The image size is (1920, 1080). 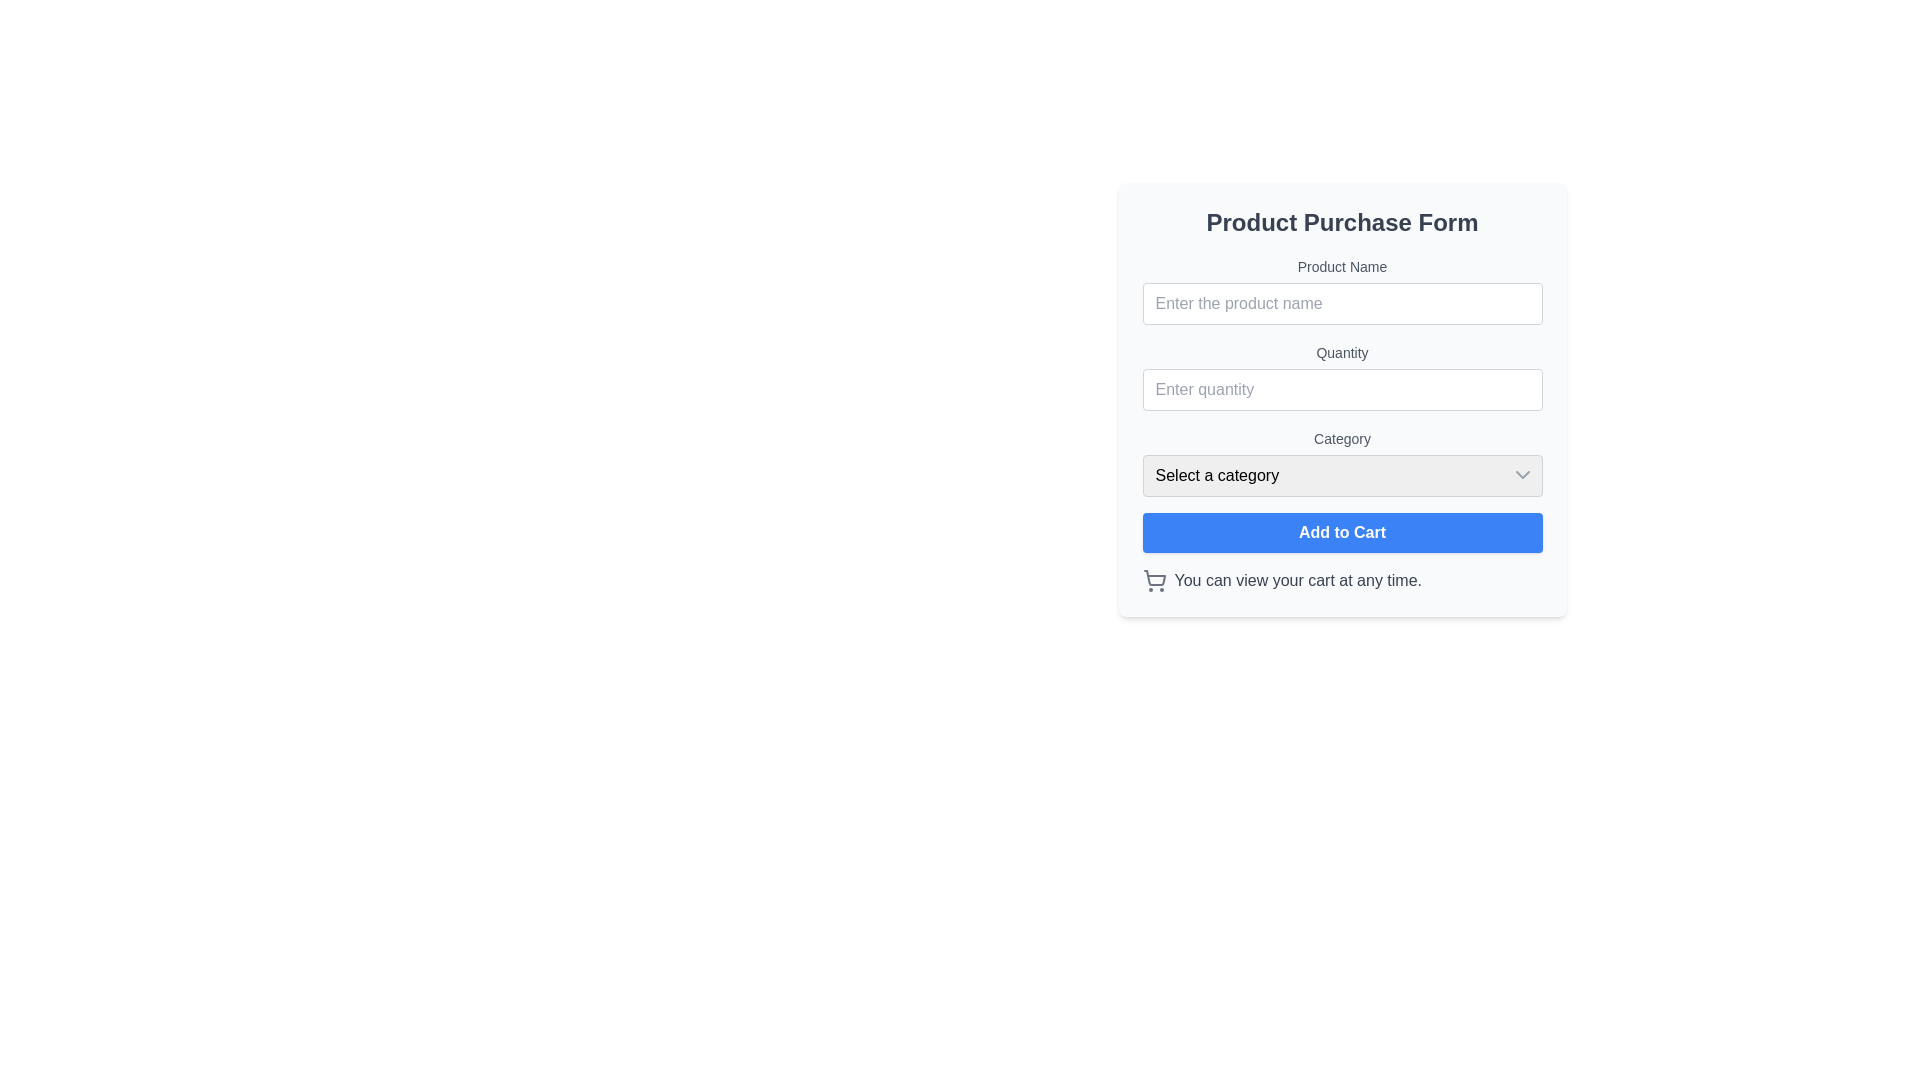 What do you see at coordinates (1342, 462) in the screenshot?
I see `the 'Category' dropdown menu` at bounding box center [1342, 462].